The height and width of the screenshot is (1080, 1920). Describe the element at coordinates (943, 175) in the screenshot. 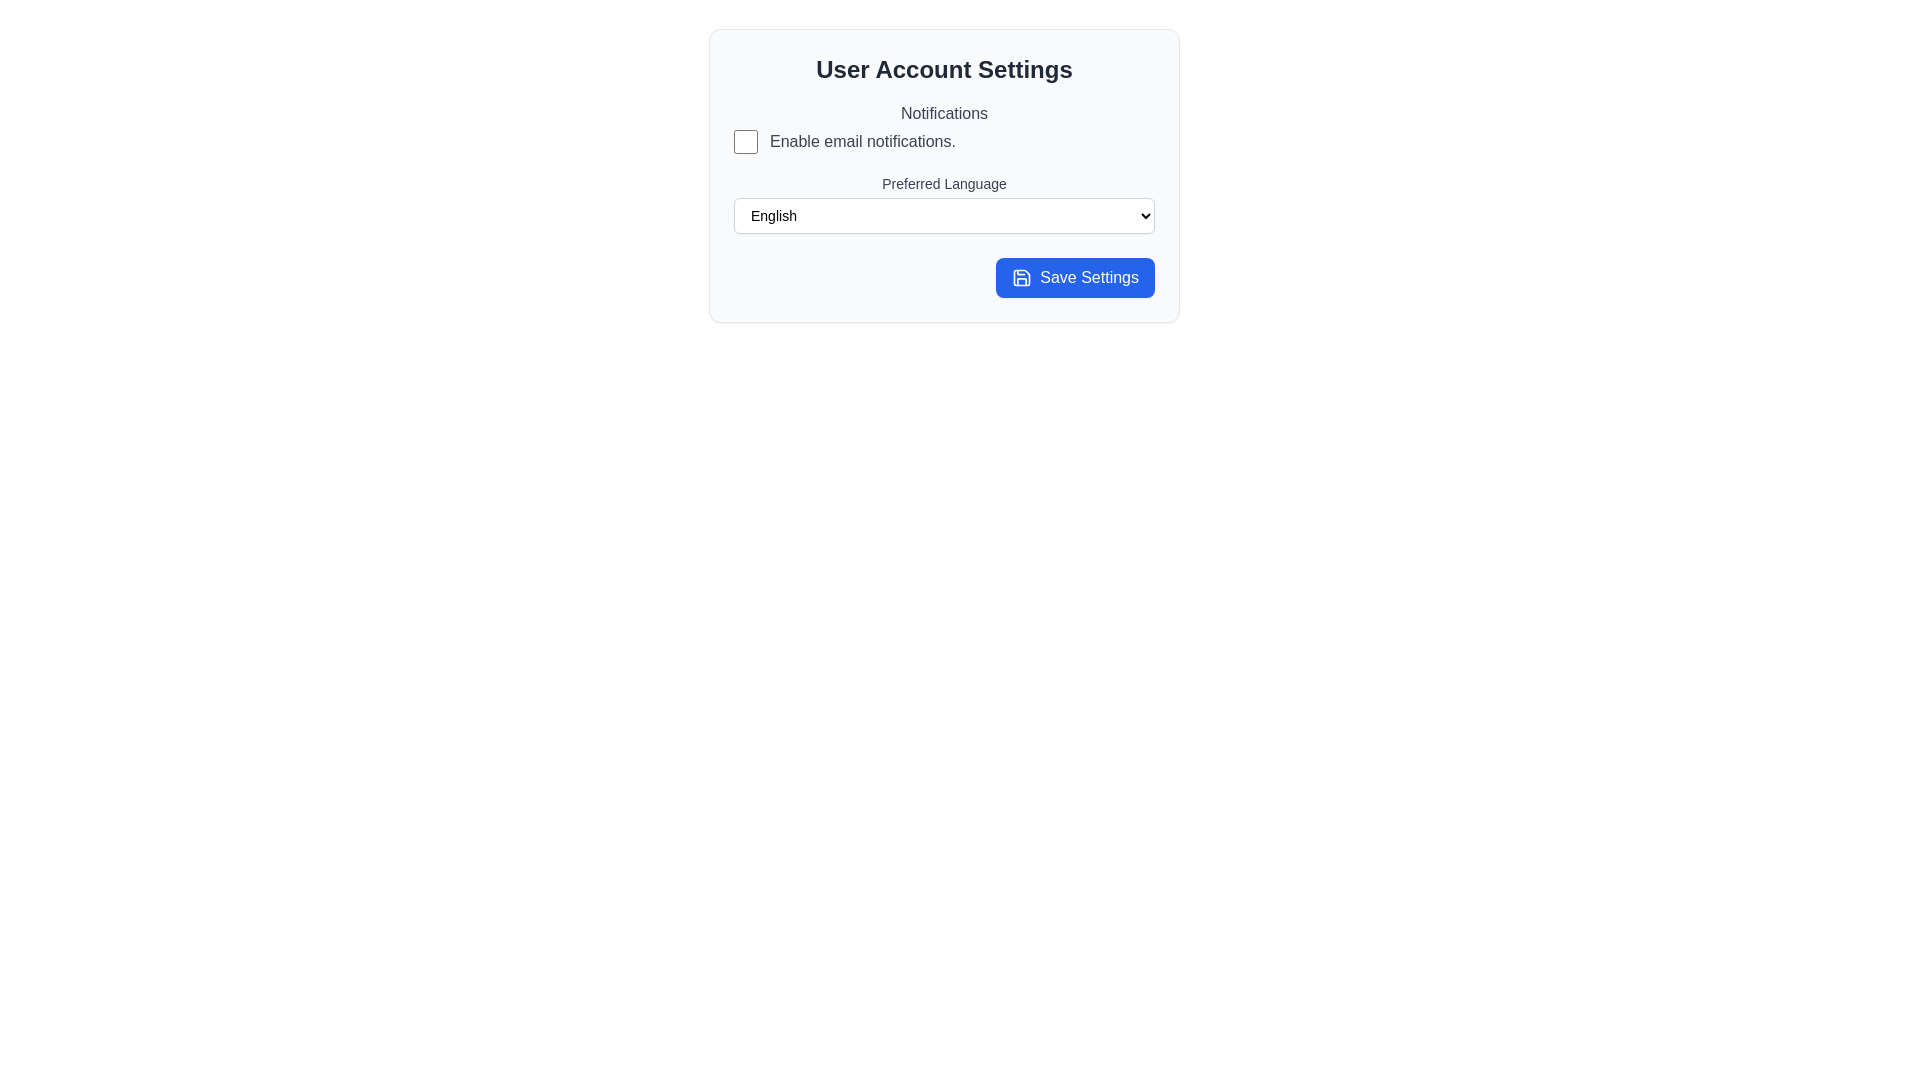

I see `a language from the dropdown within the 'User Account Settings' section, which contains options for enabling email notifications and a save button` at that location.